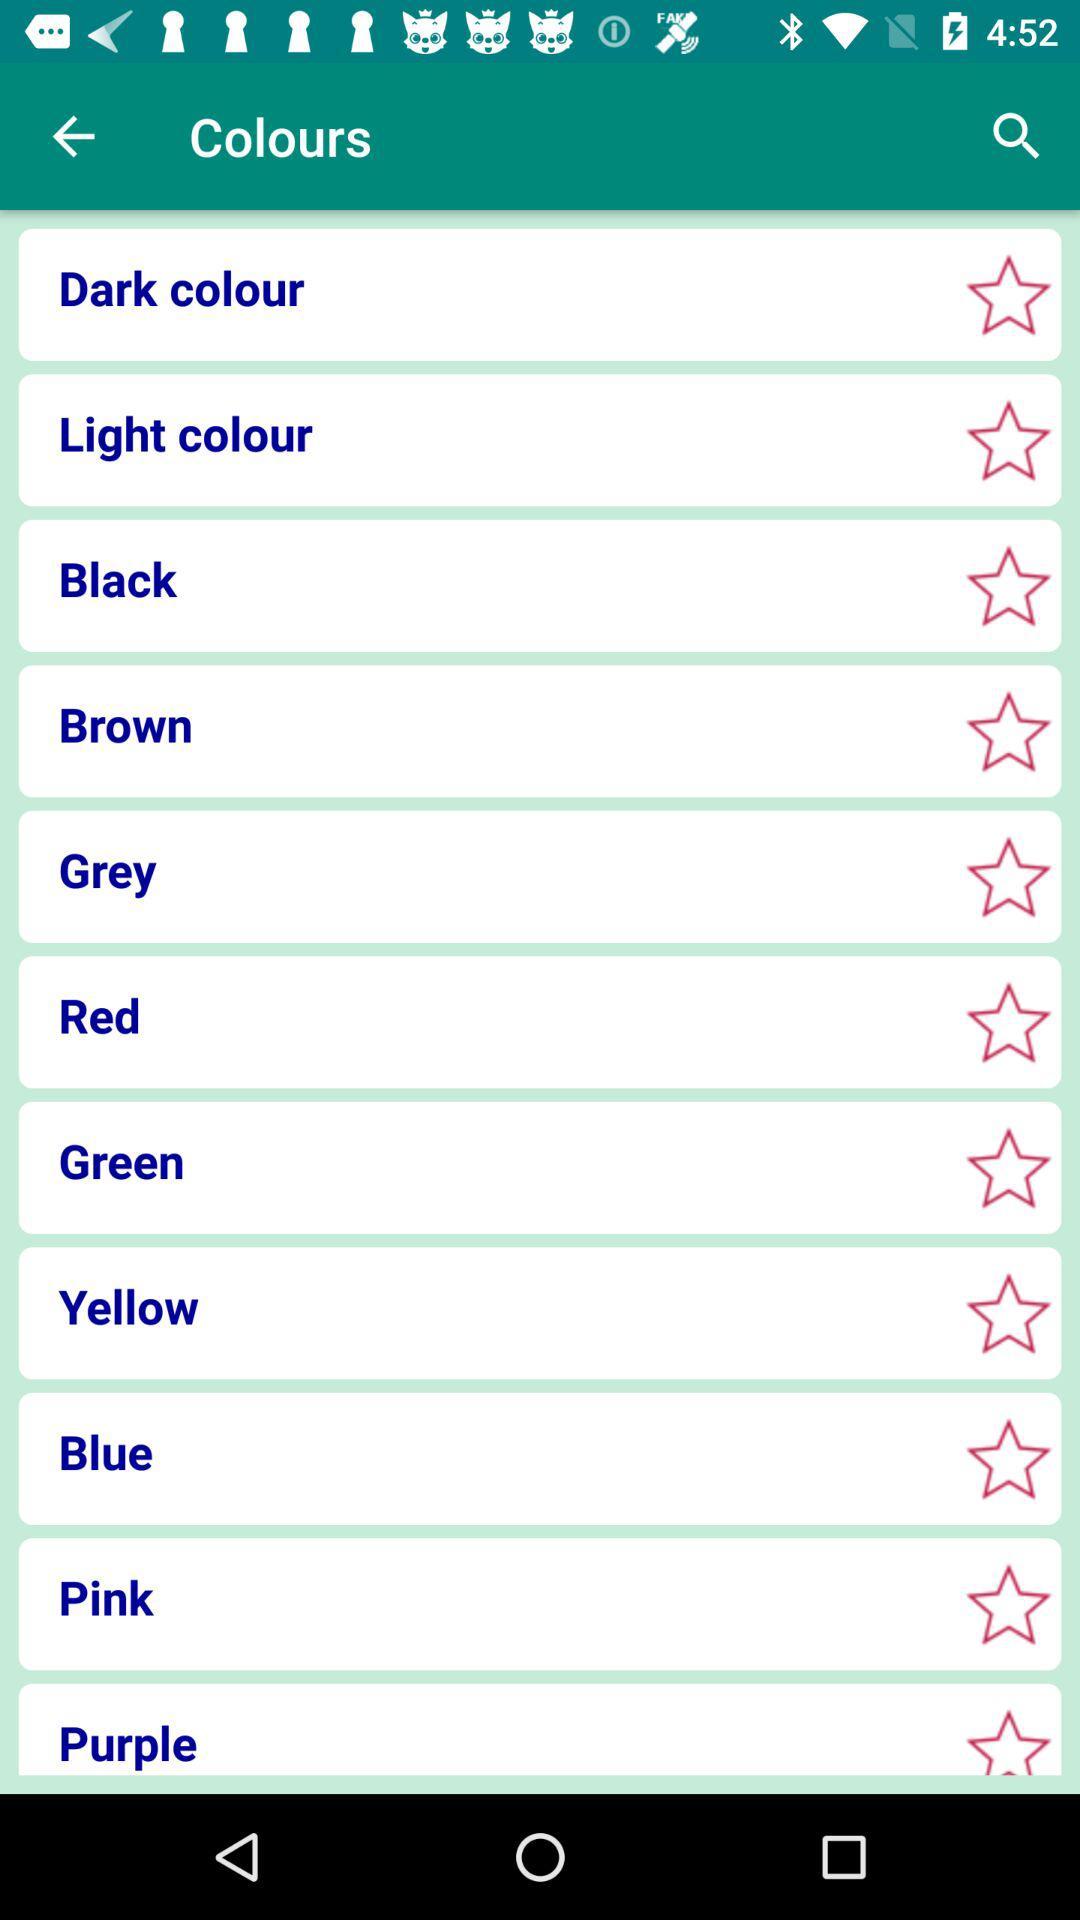 The image size is (1080, 1920). I want to click on like purple, so click(1008, 1744).